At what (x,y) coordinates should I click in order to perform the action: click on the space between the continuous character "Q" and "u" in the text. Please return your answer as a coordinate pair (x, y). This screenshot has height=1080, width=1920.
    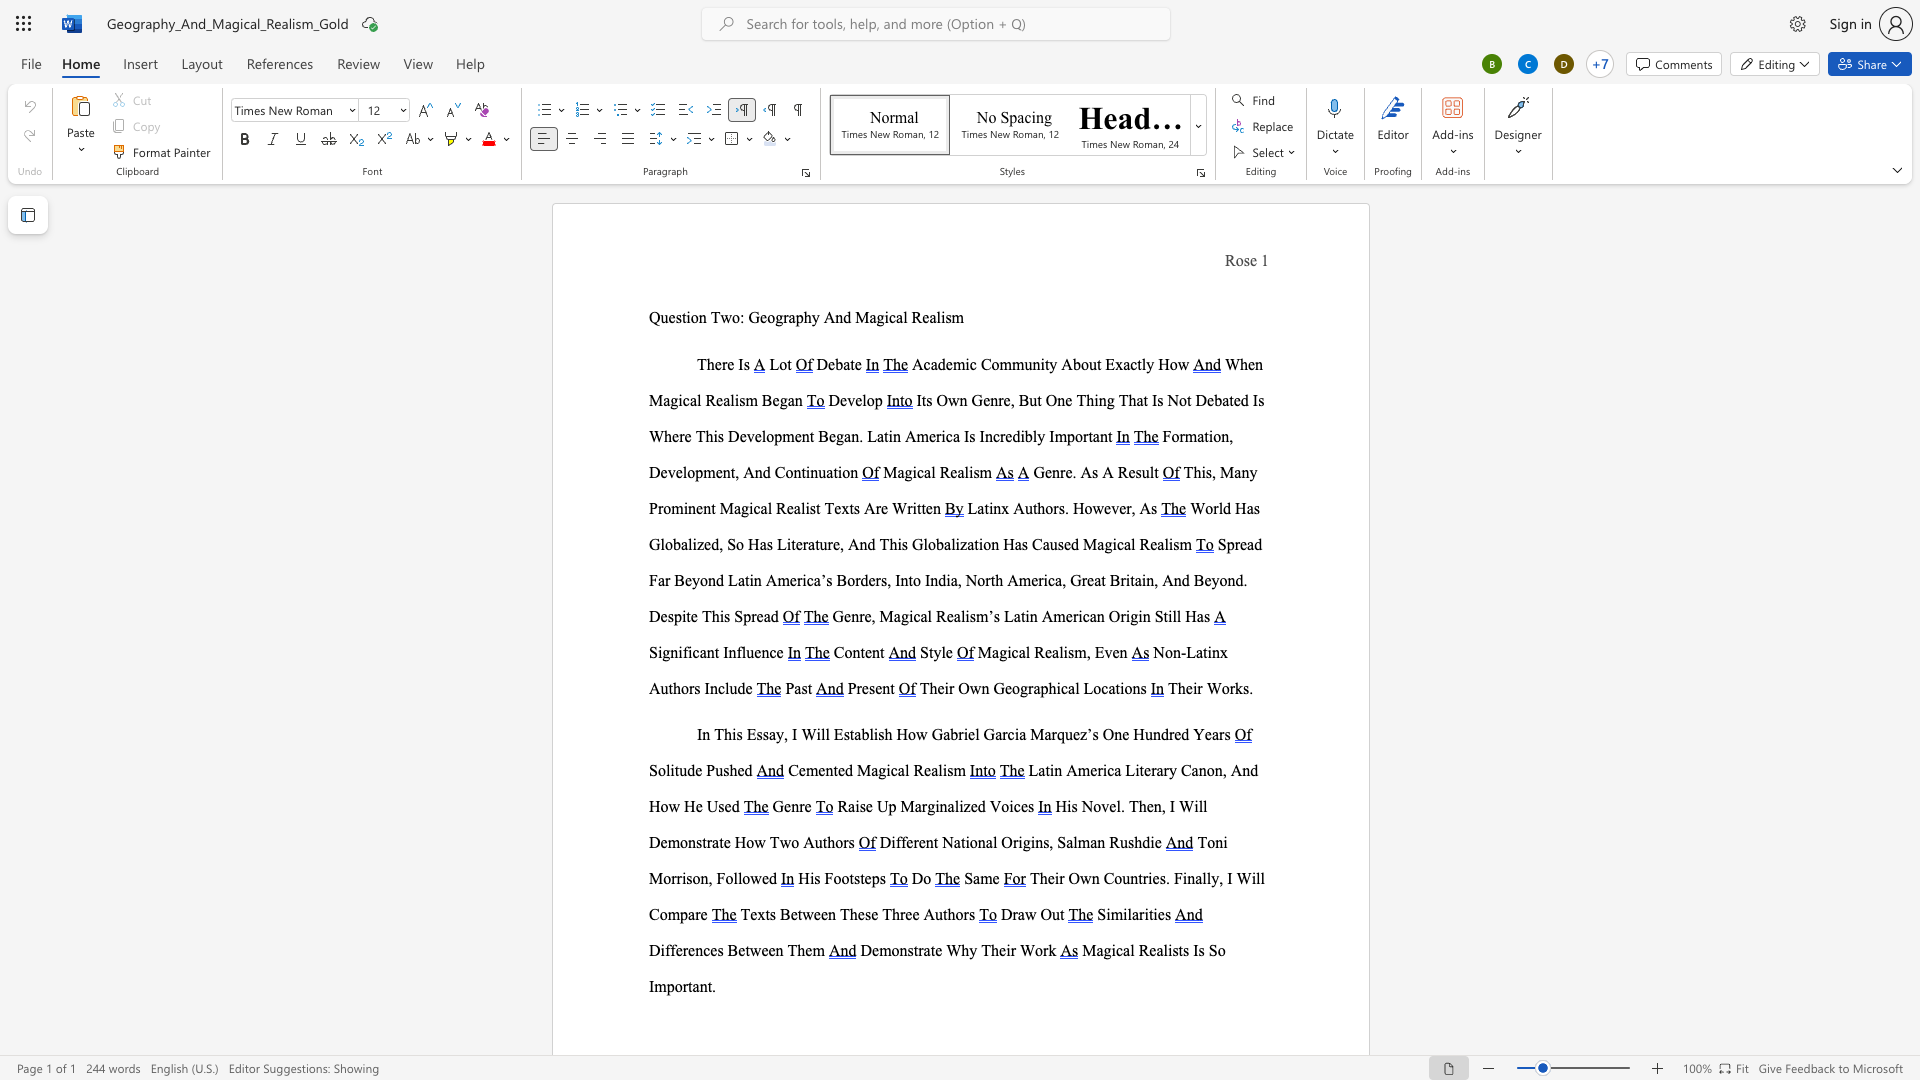
    Looking at the image, I should click on (659, 316).